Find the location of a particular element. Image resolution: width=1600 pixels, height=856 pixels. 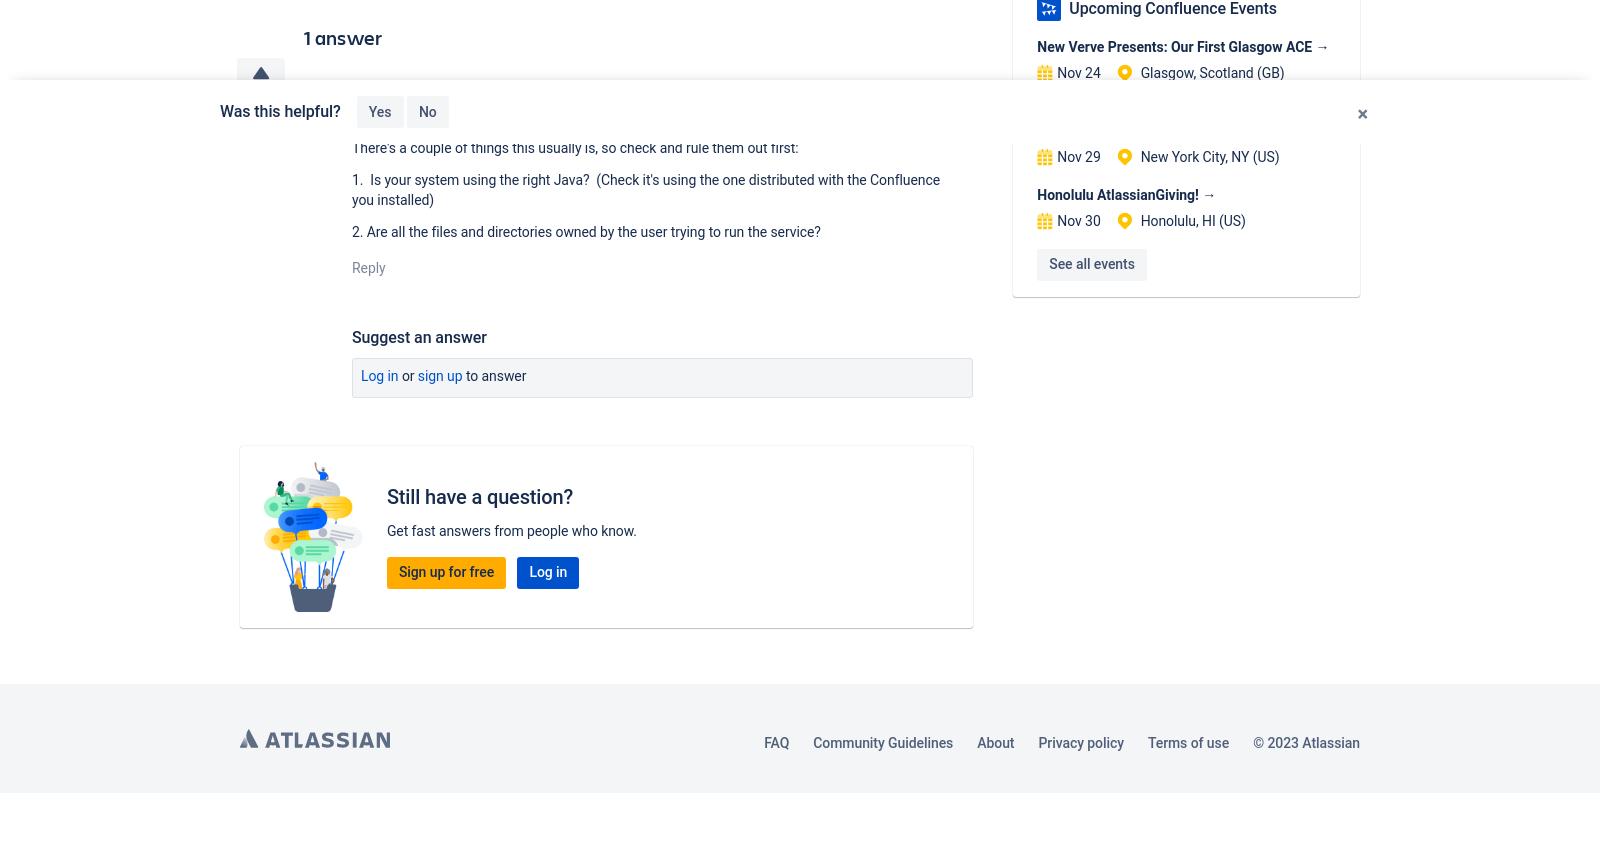

'Community Leader' is located at coordinates (511, 122).